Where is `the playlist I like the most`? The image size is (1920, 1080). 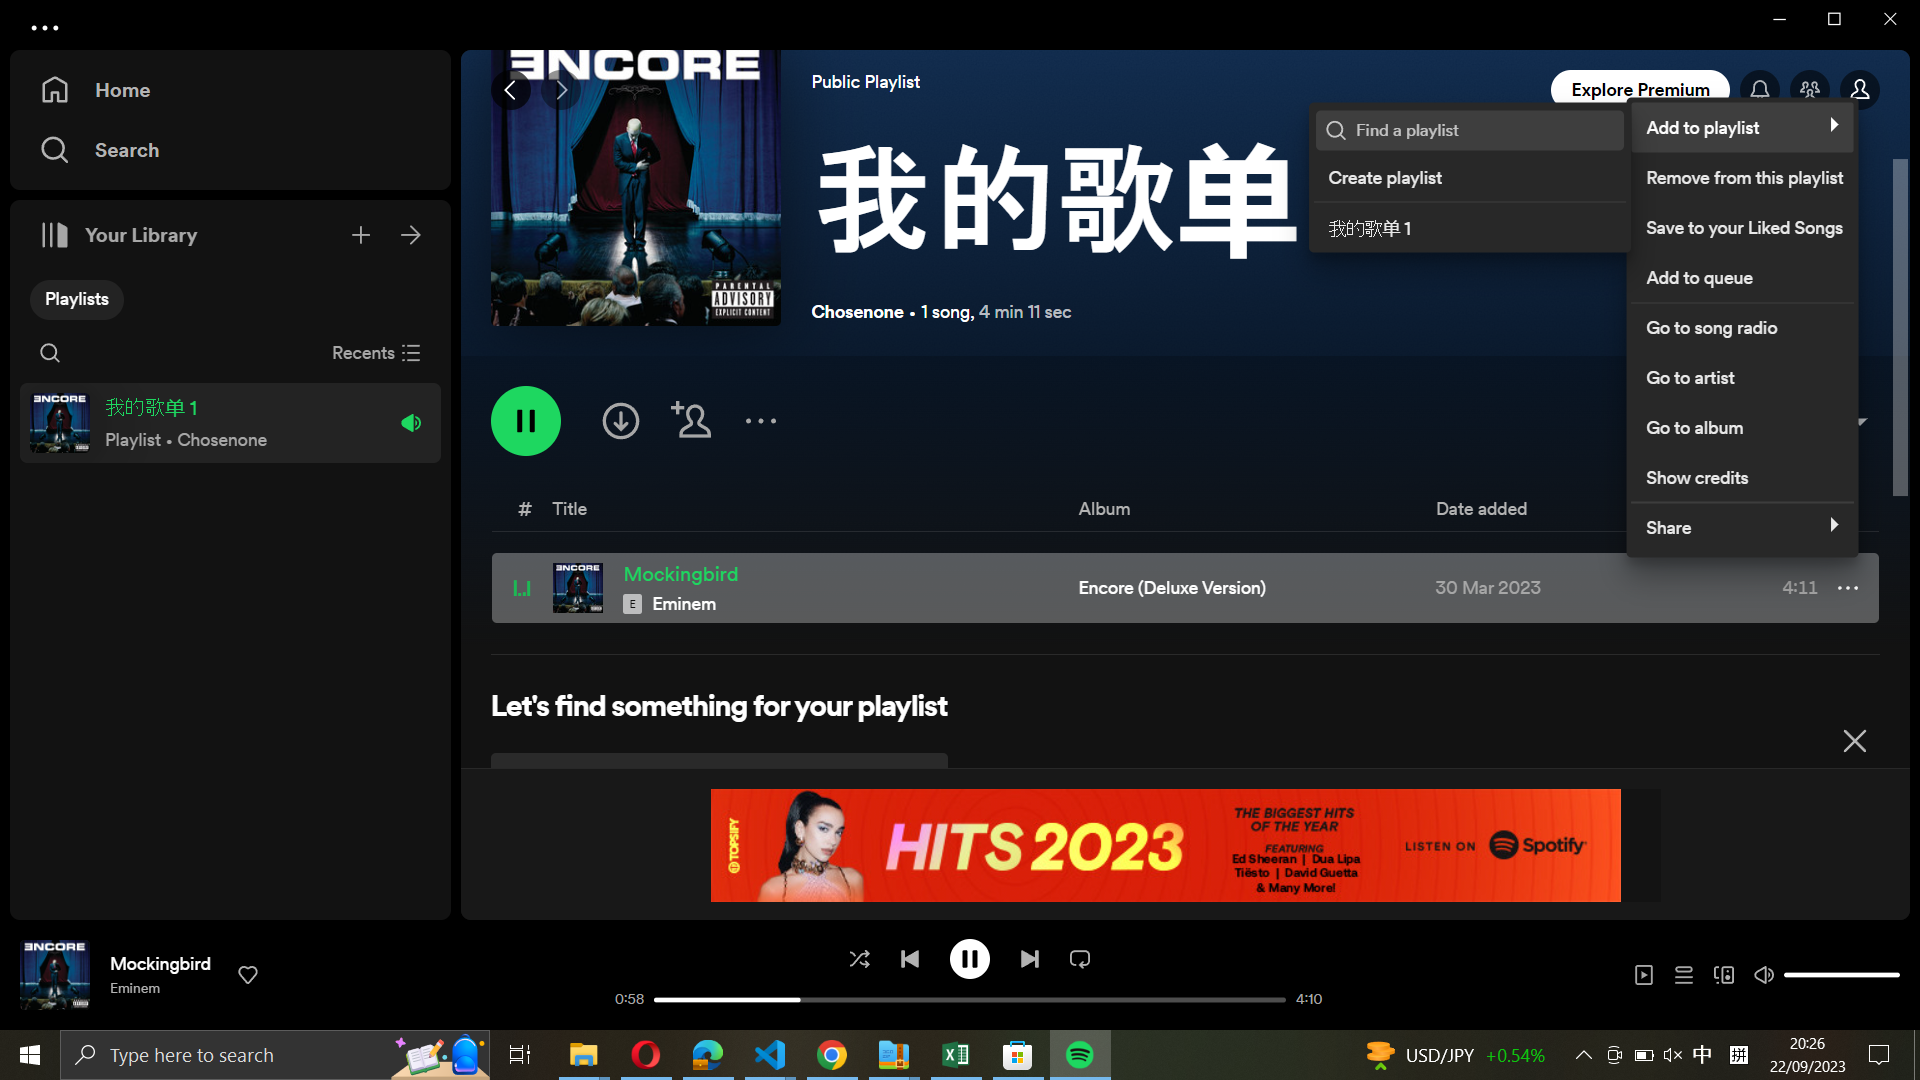 the playlist I like the most is located at coordinates (1484, 130).